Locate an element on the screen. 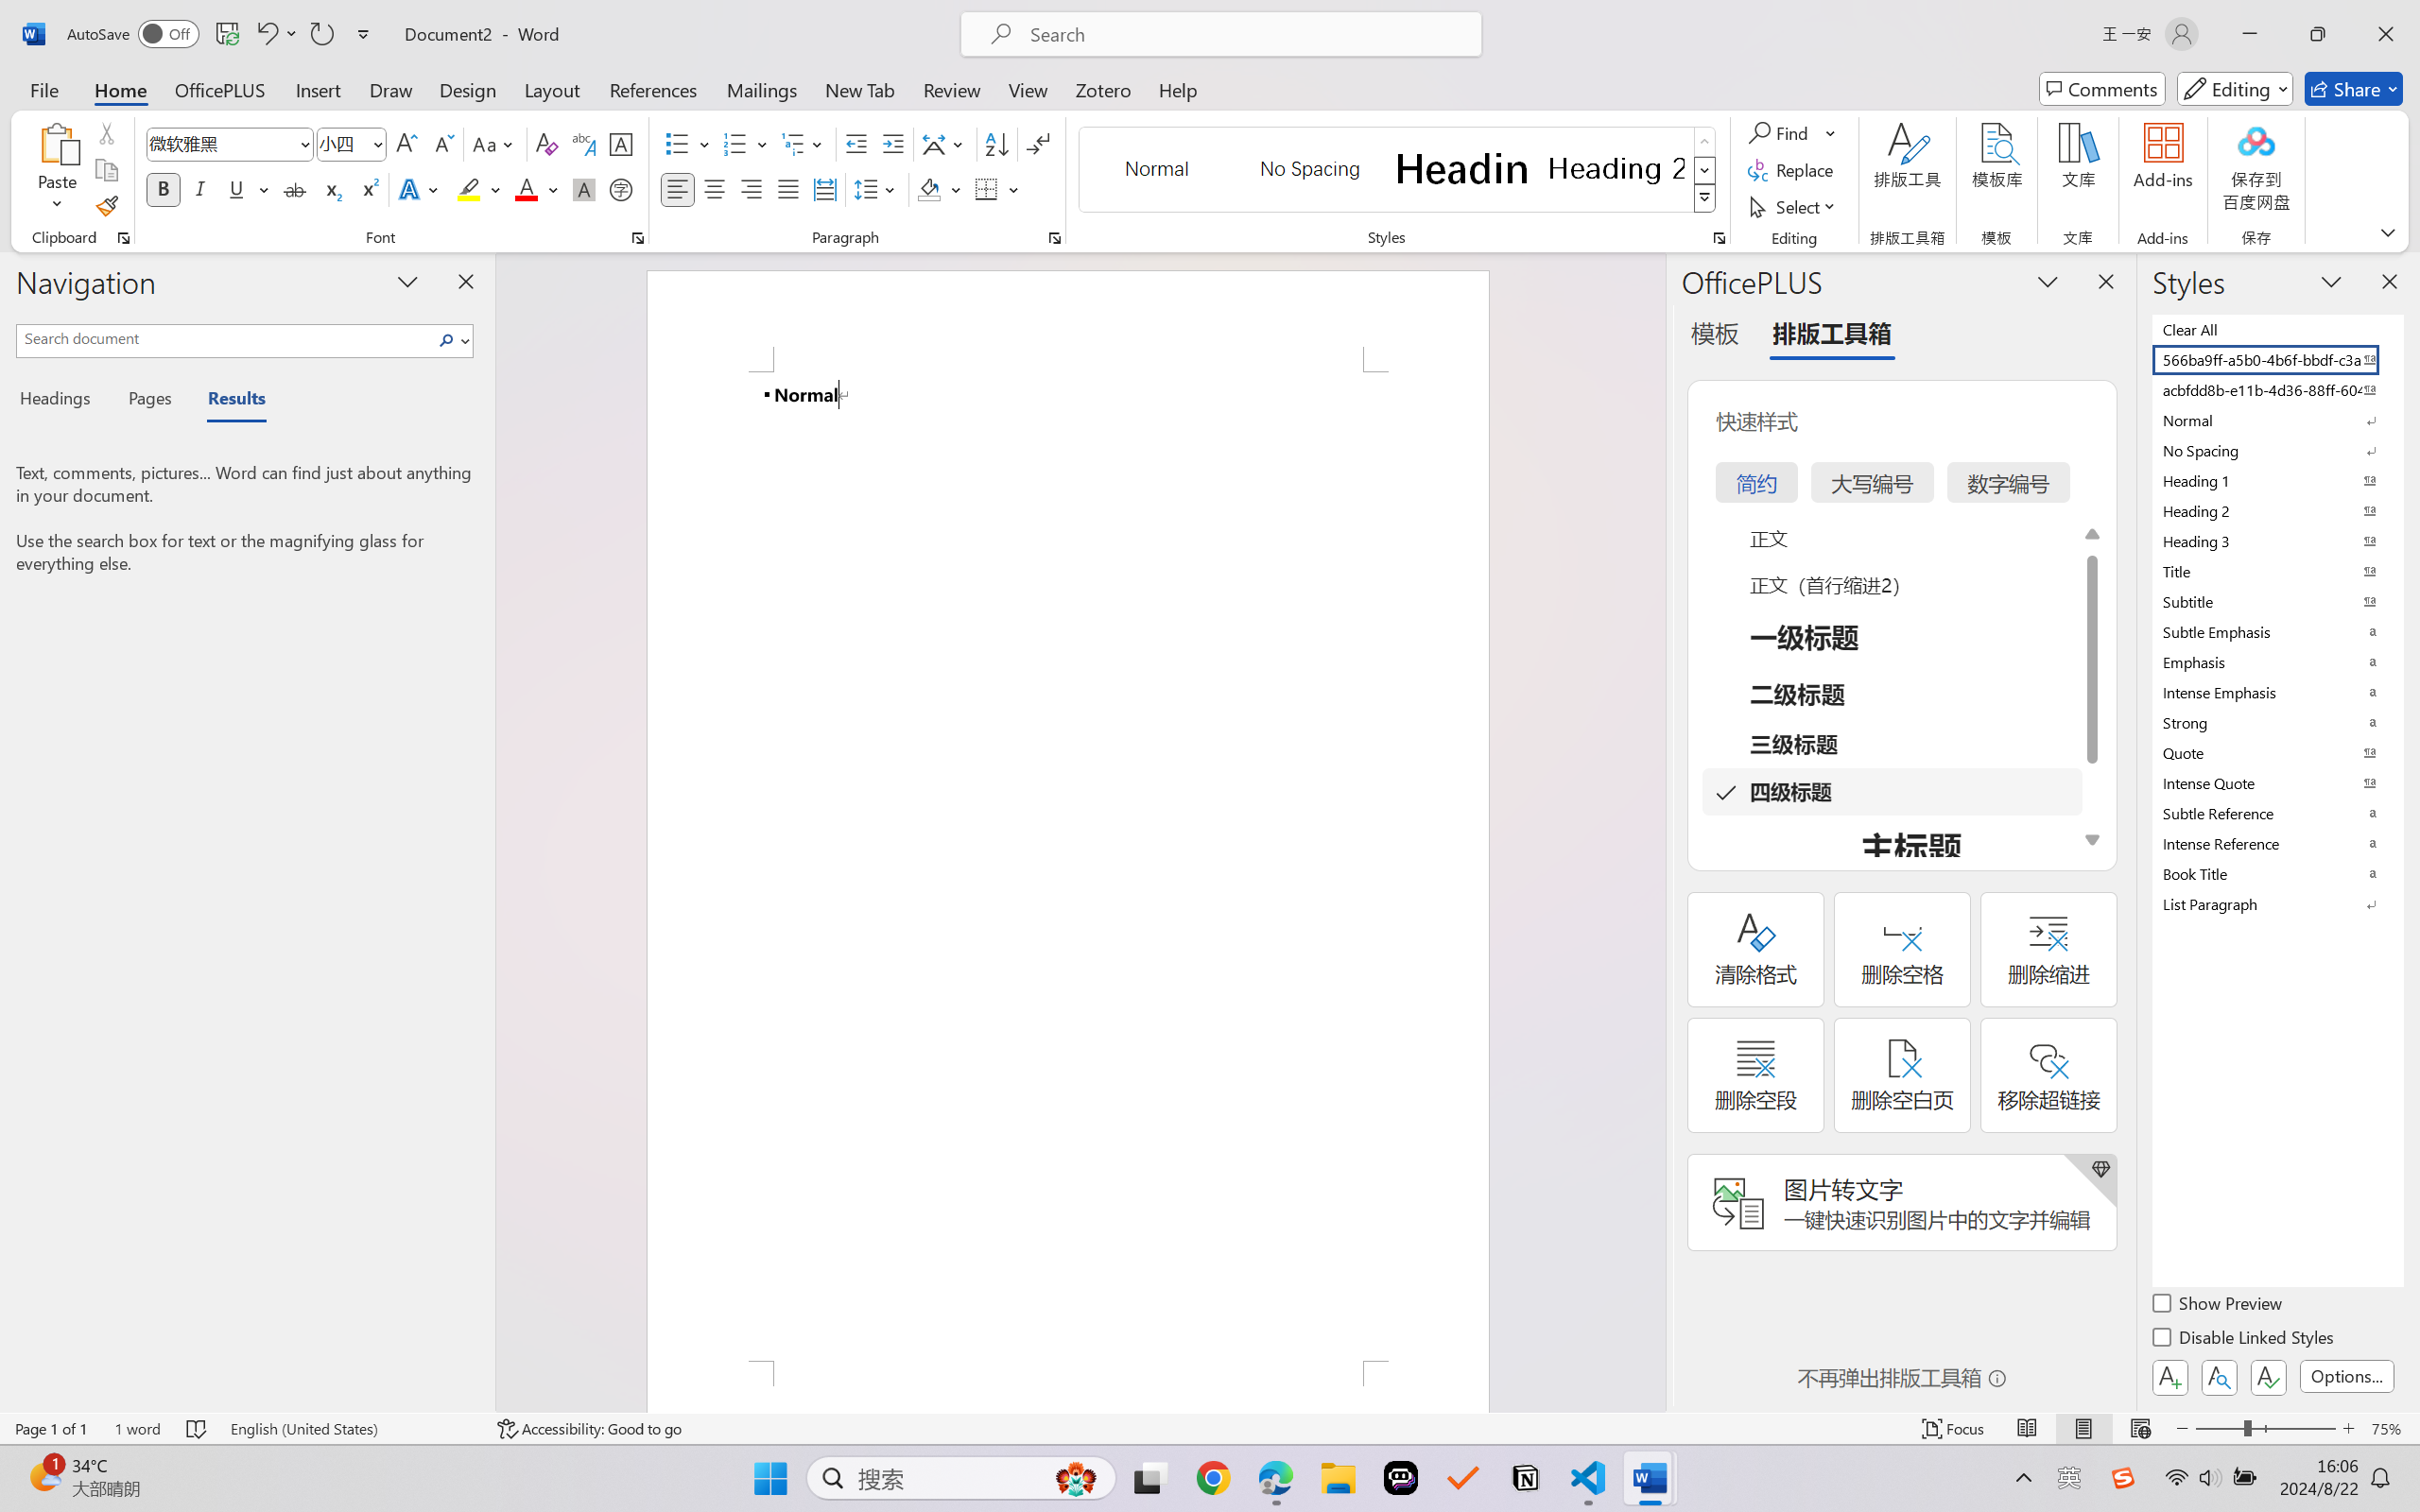  'Underline' is located at coordinates (235, 188).